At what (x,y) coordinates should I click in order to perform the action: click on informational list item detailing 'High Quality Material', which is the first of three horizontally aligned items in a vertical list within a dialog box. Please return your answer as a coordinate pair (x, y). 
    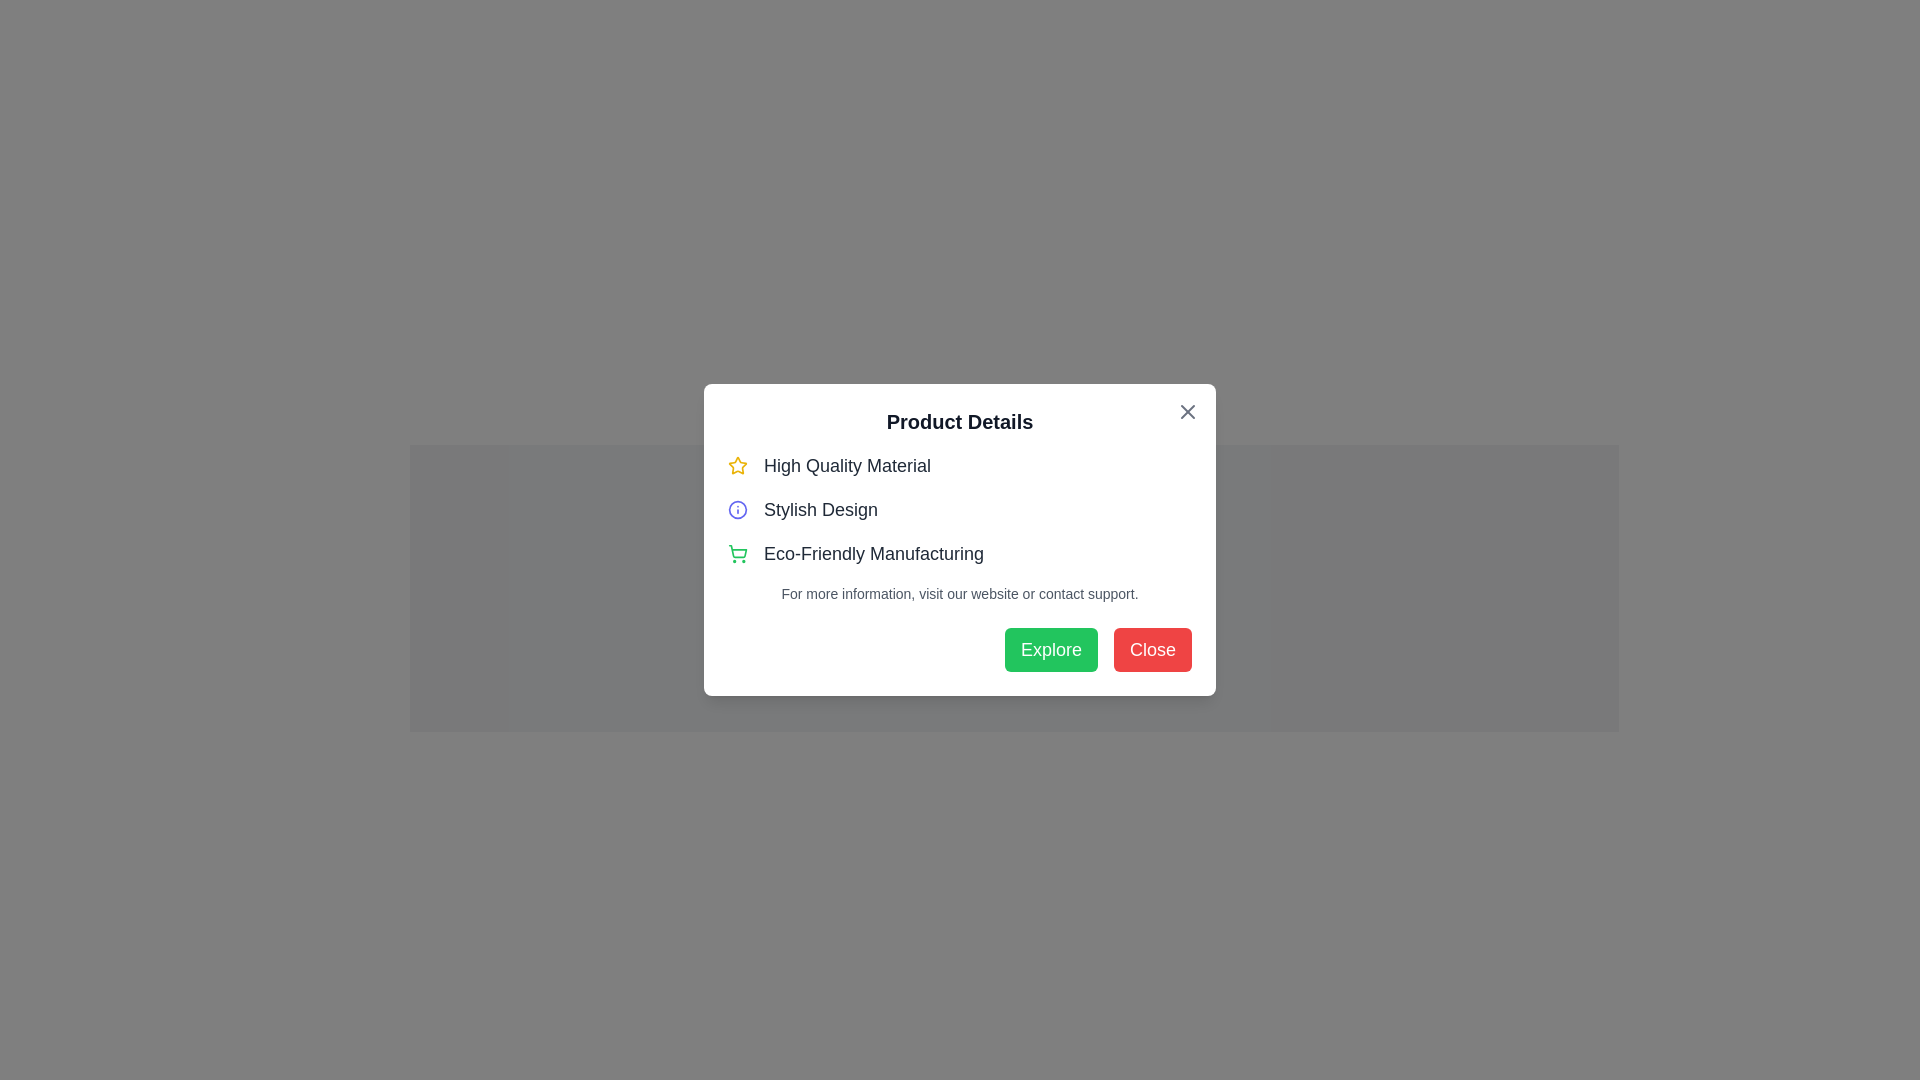
    Looking at the image, I should click on (960, 466).